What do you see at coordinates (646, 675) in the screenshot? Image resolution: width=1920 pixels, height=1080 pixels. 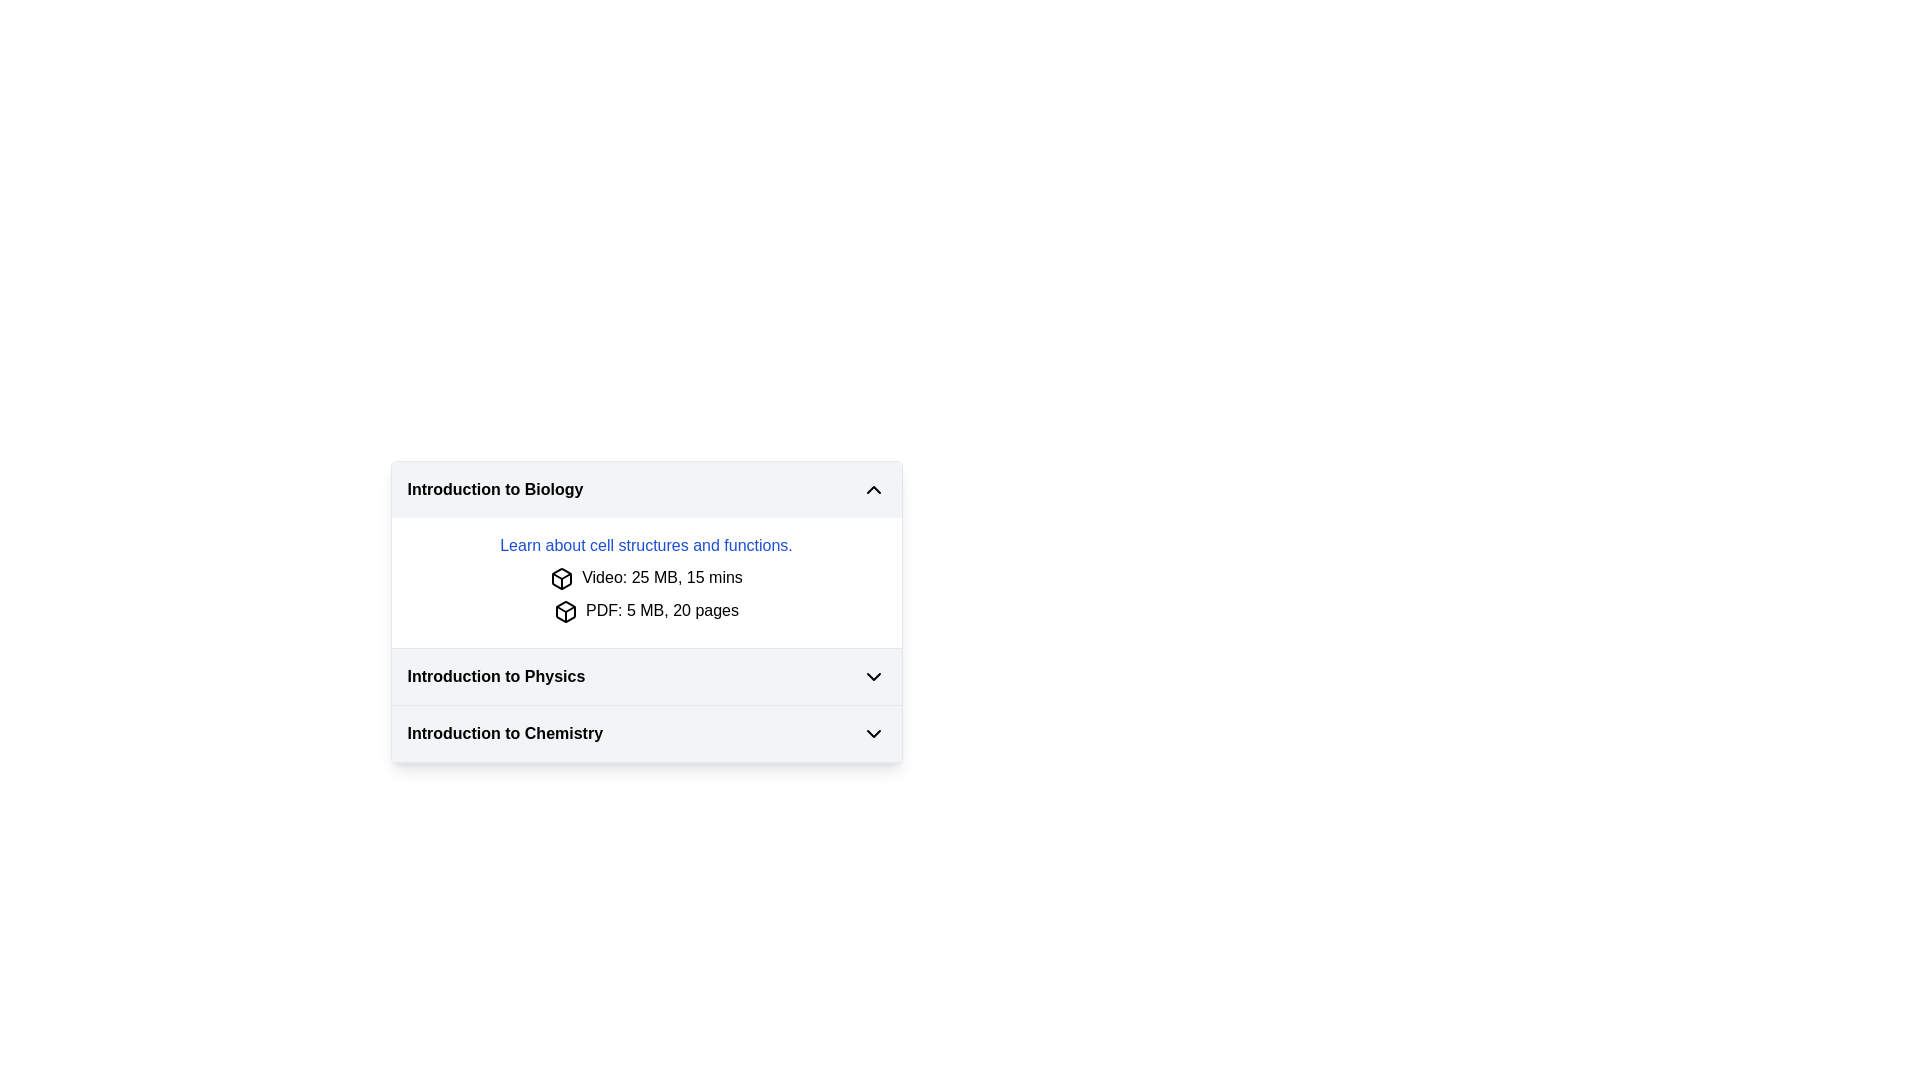 I see `the 'Introduction to Physics' expandable list item` at bounding box center [646, 675].